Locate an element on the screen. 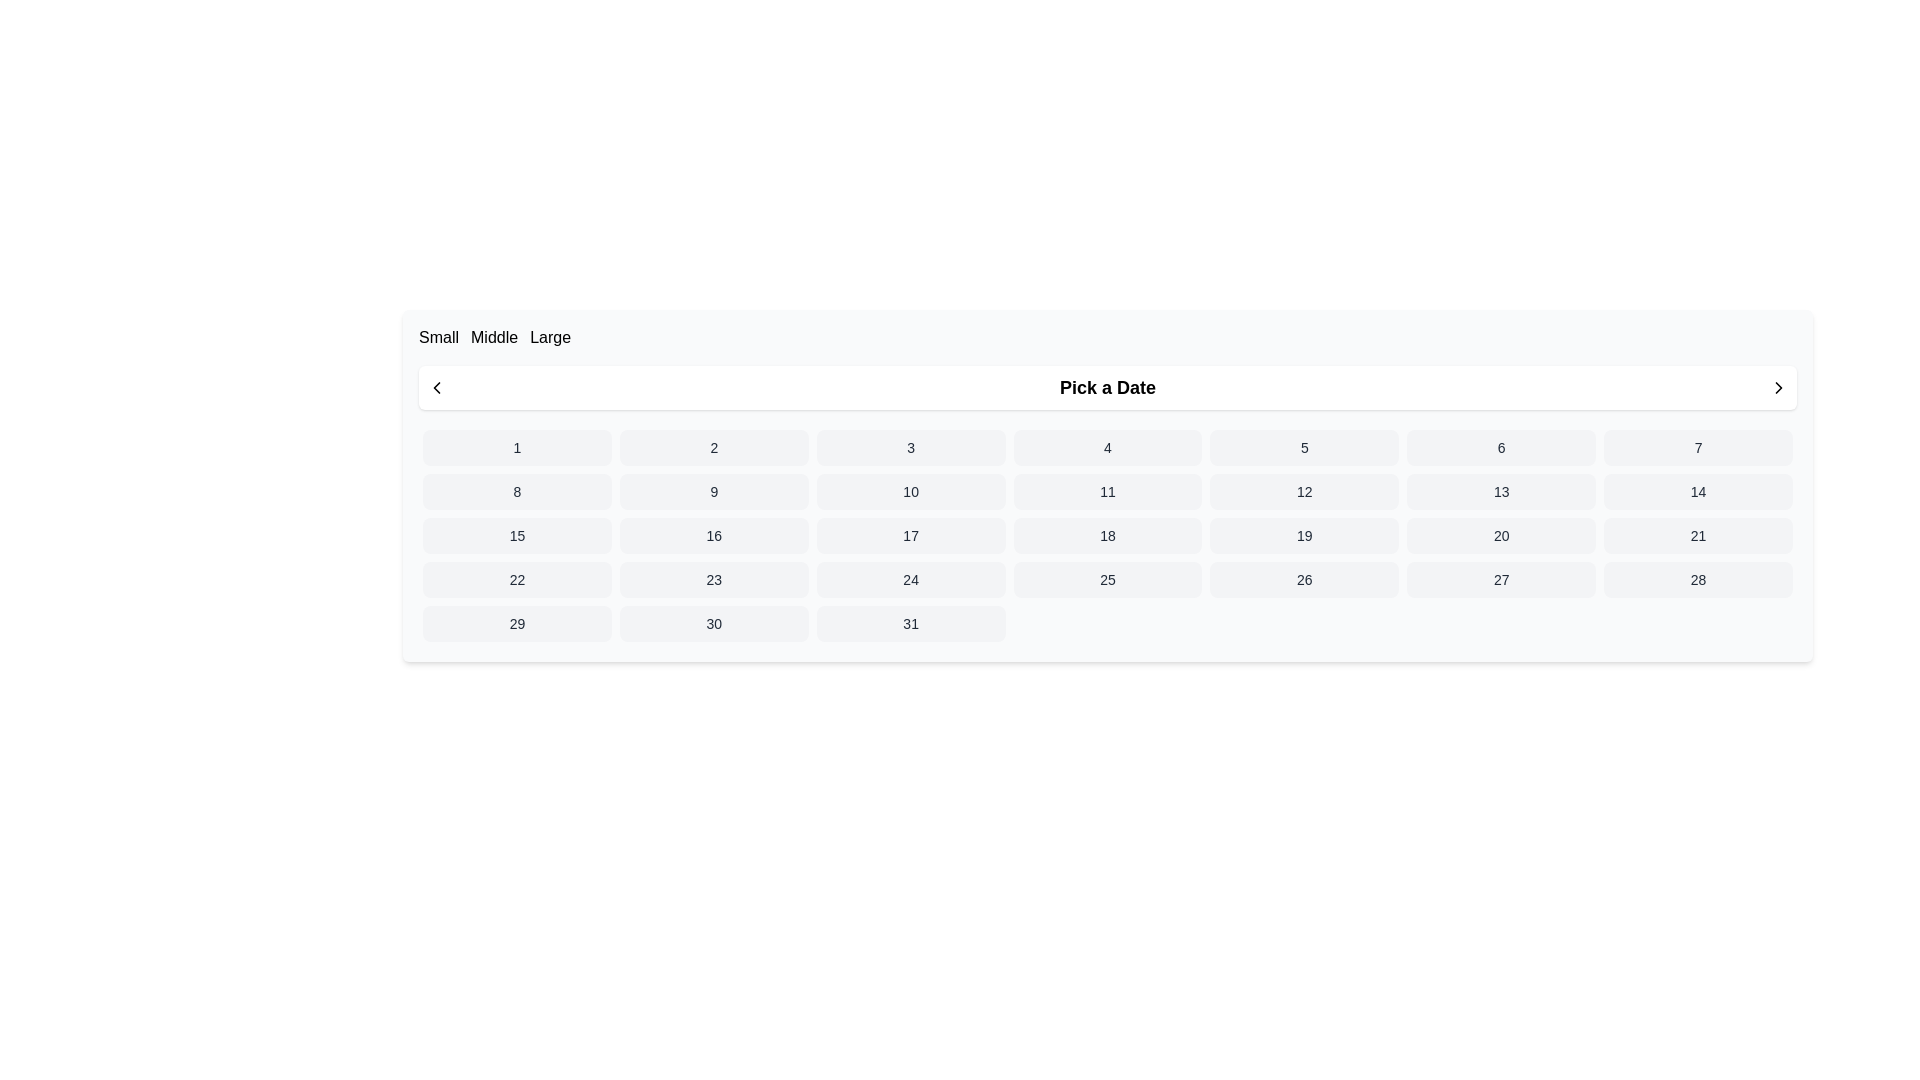  the button representing the number '7' in the calendar or picker interface is located at coordinates (1697, 446).